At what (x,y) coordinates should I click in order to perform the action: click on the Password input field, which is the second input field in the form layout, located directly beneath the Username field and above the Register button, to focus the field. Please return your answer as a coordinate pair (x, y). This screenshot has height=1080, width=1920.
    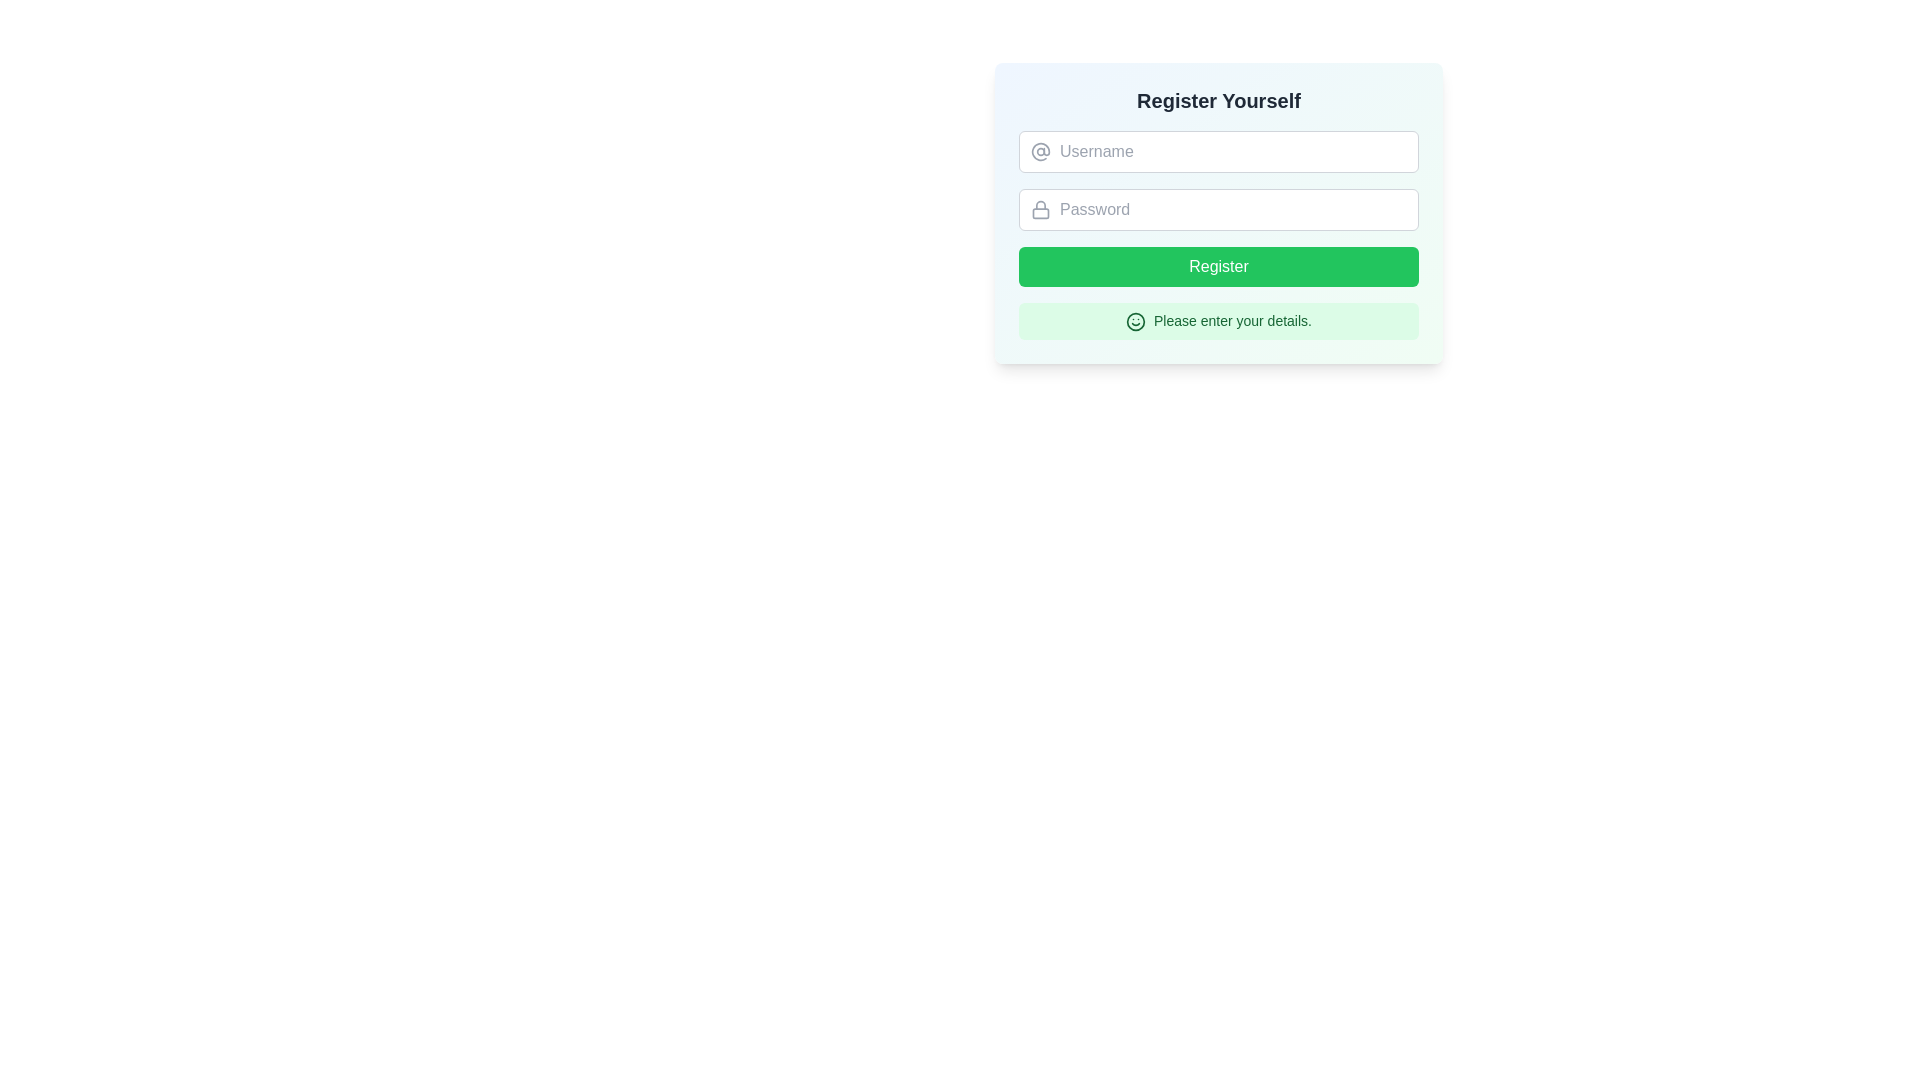
    Looking at the image, I should click on (1218, 212).